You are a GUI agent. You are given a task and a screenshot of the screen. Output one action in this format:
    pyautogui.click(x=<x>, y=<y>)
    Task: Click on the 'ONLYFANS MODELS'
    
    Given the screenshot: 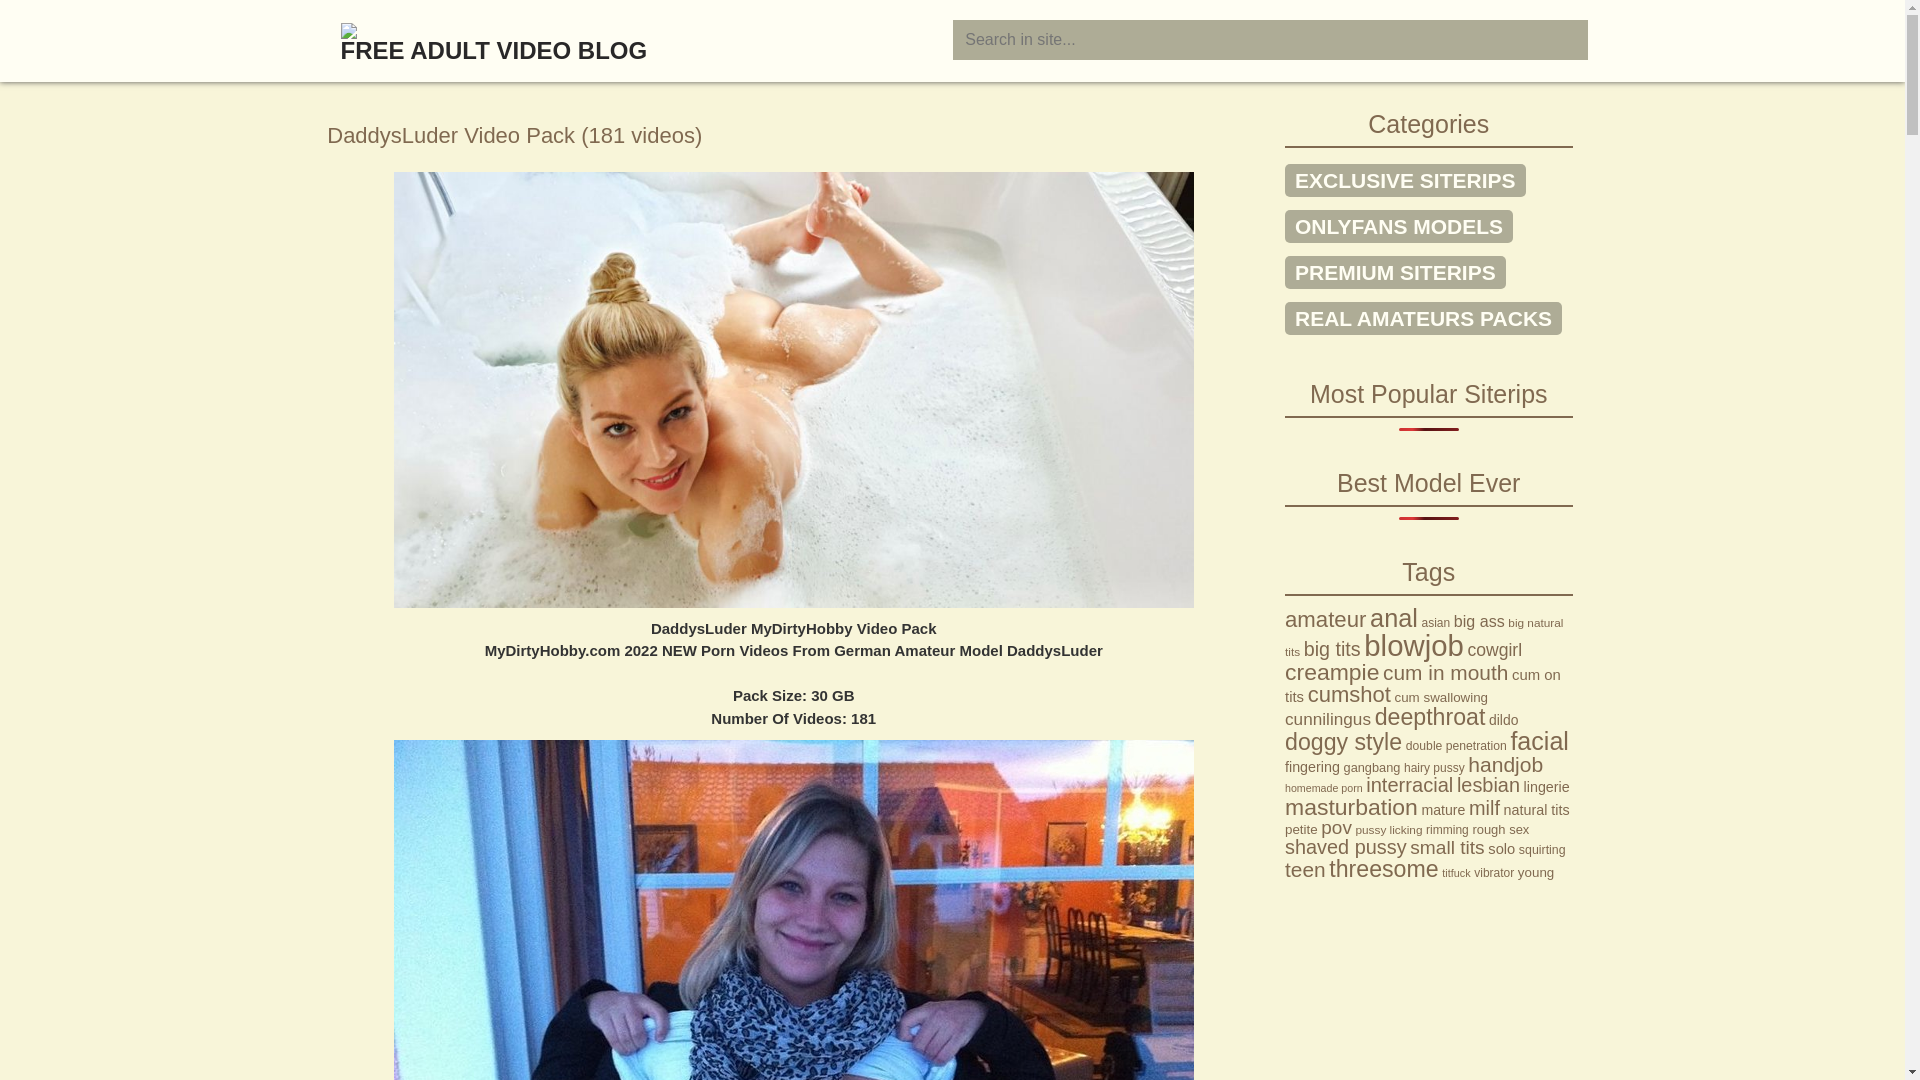 What is the action you would take?
    pyautogui.click(x=1397, y=225)
    